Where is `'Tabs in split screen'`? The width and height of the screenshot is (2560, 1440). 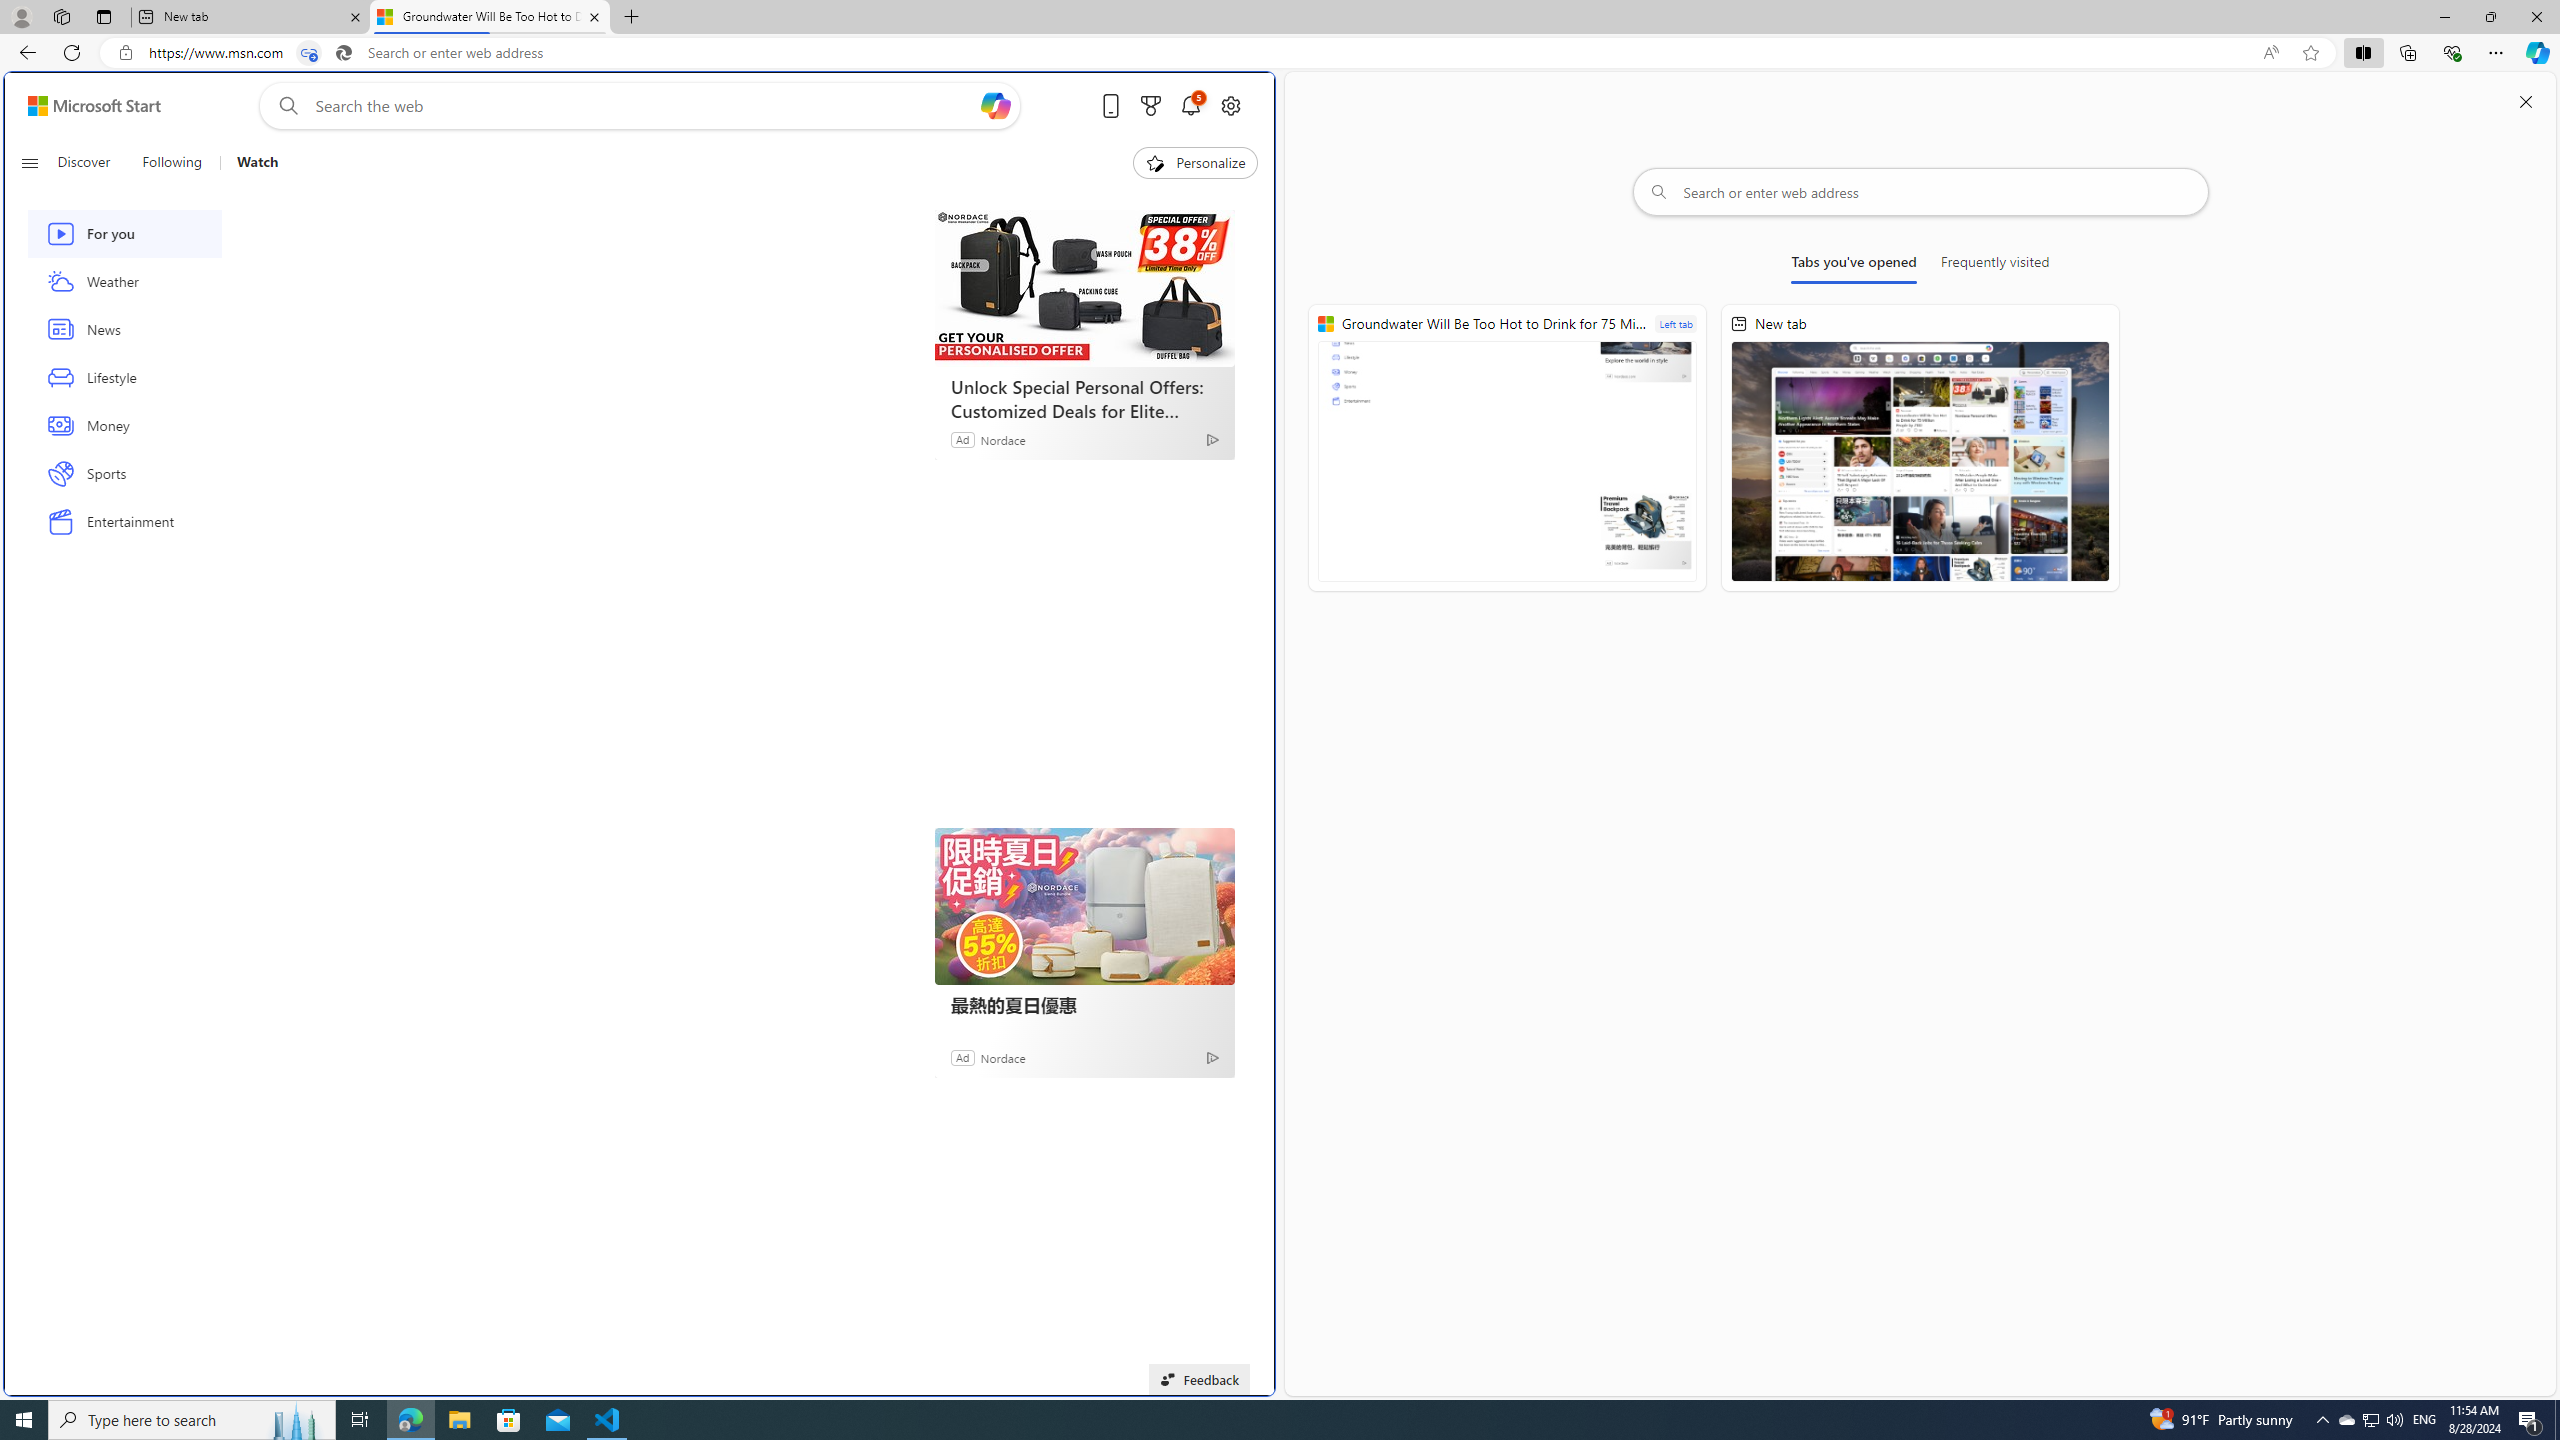
'Tabs in split screen' is located at coordinates (309, 53).